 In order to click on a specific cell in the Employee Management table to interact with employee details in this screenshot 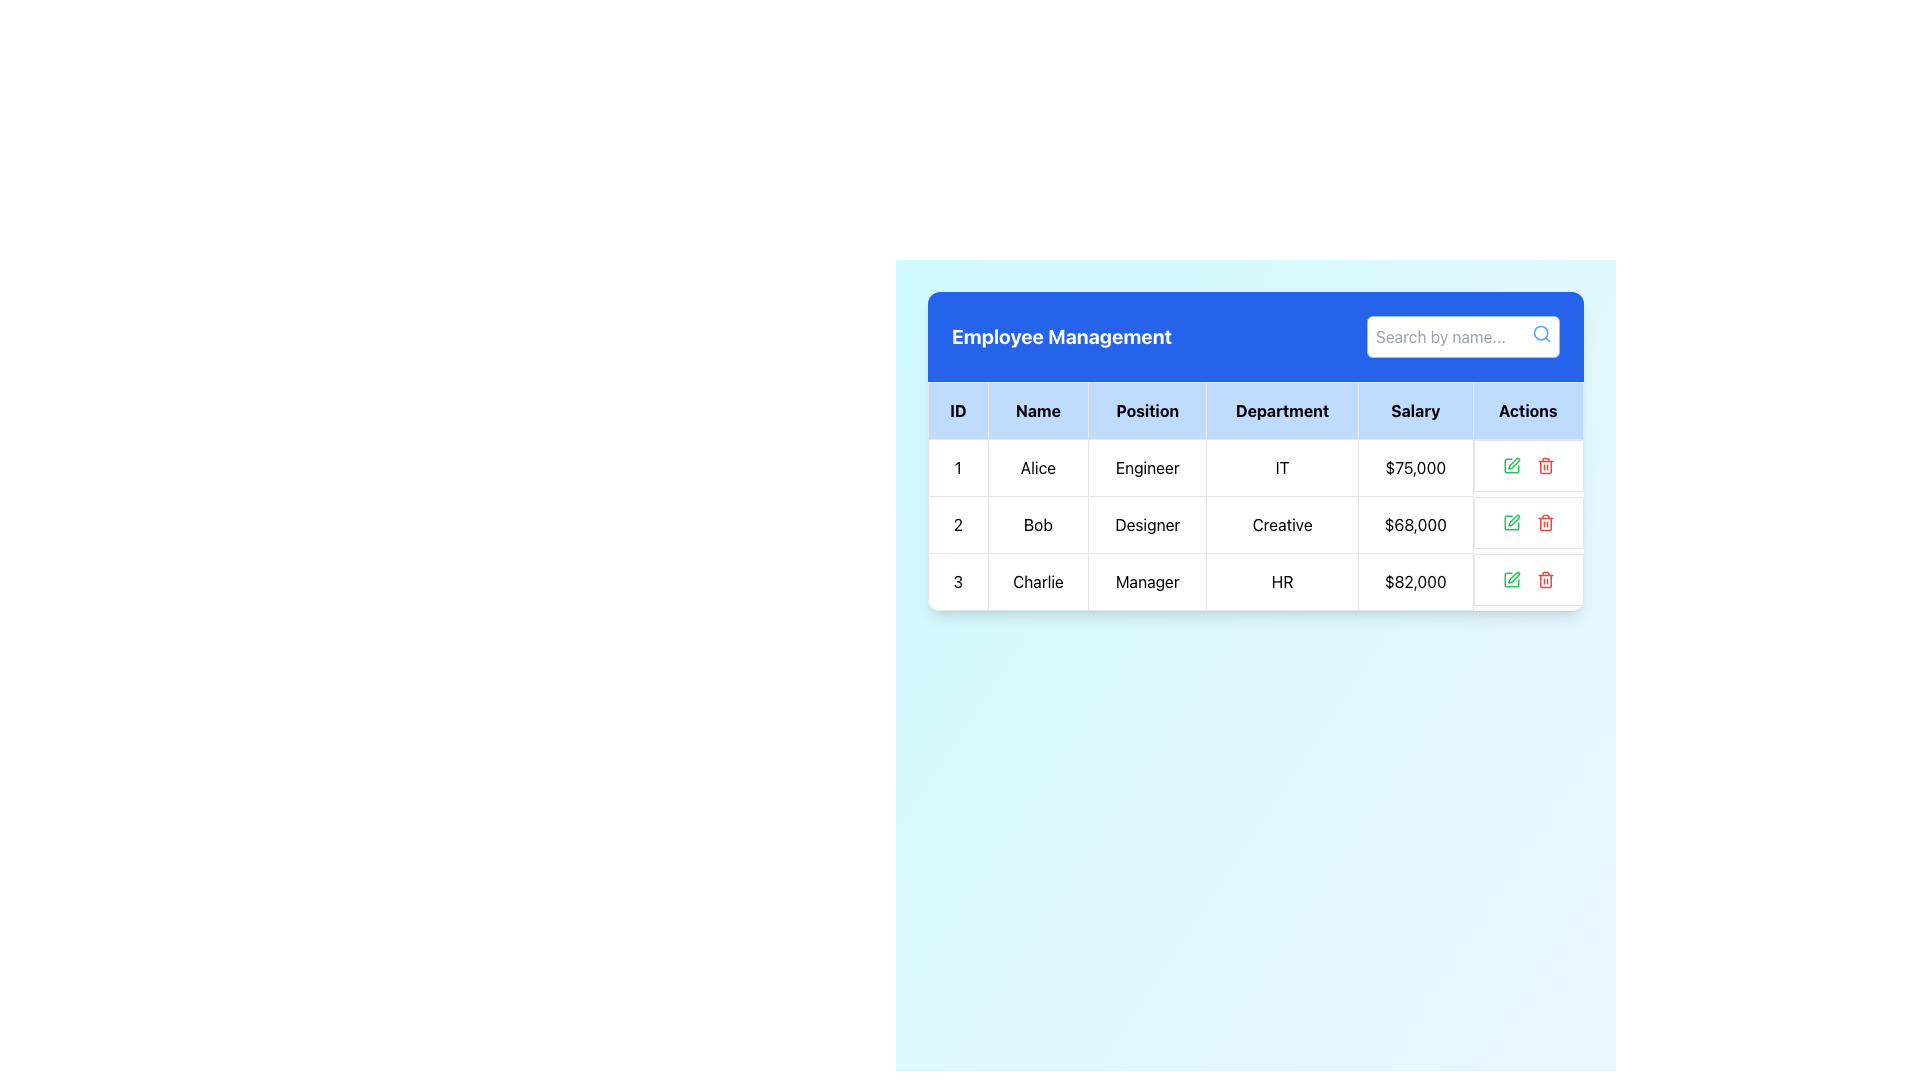, I will do `click(1255, 495)`.